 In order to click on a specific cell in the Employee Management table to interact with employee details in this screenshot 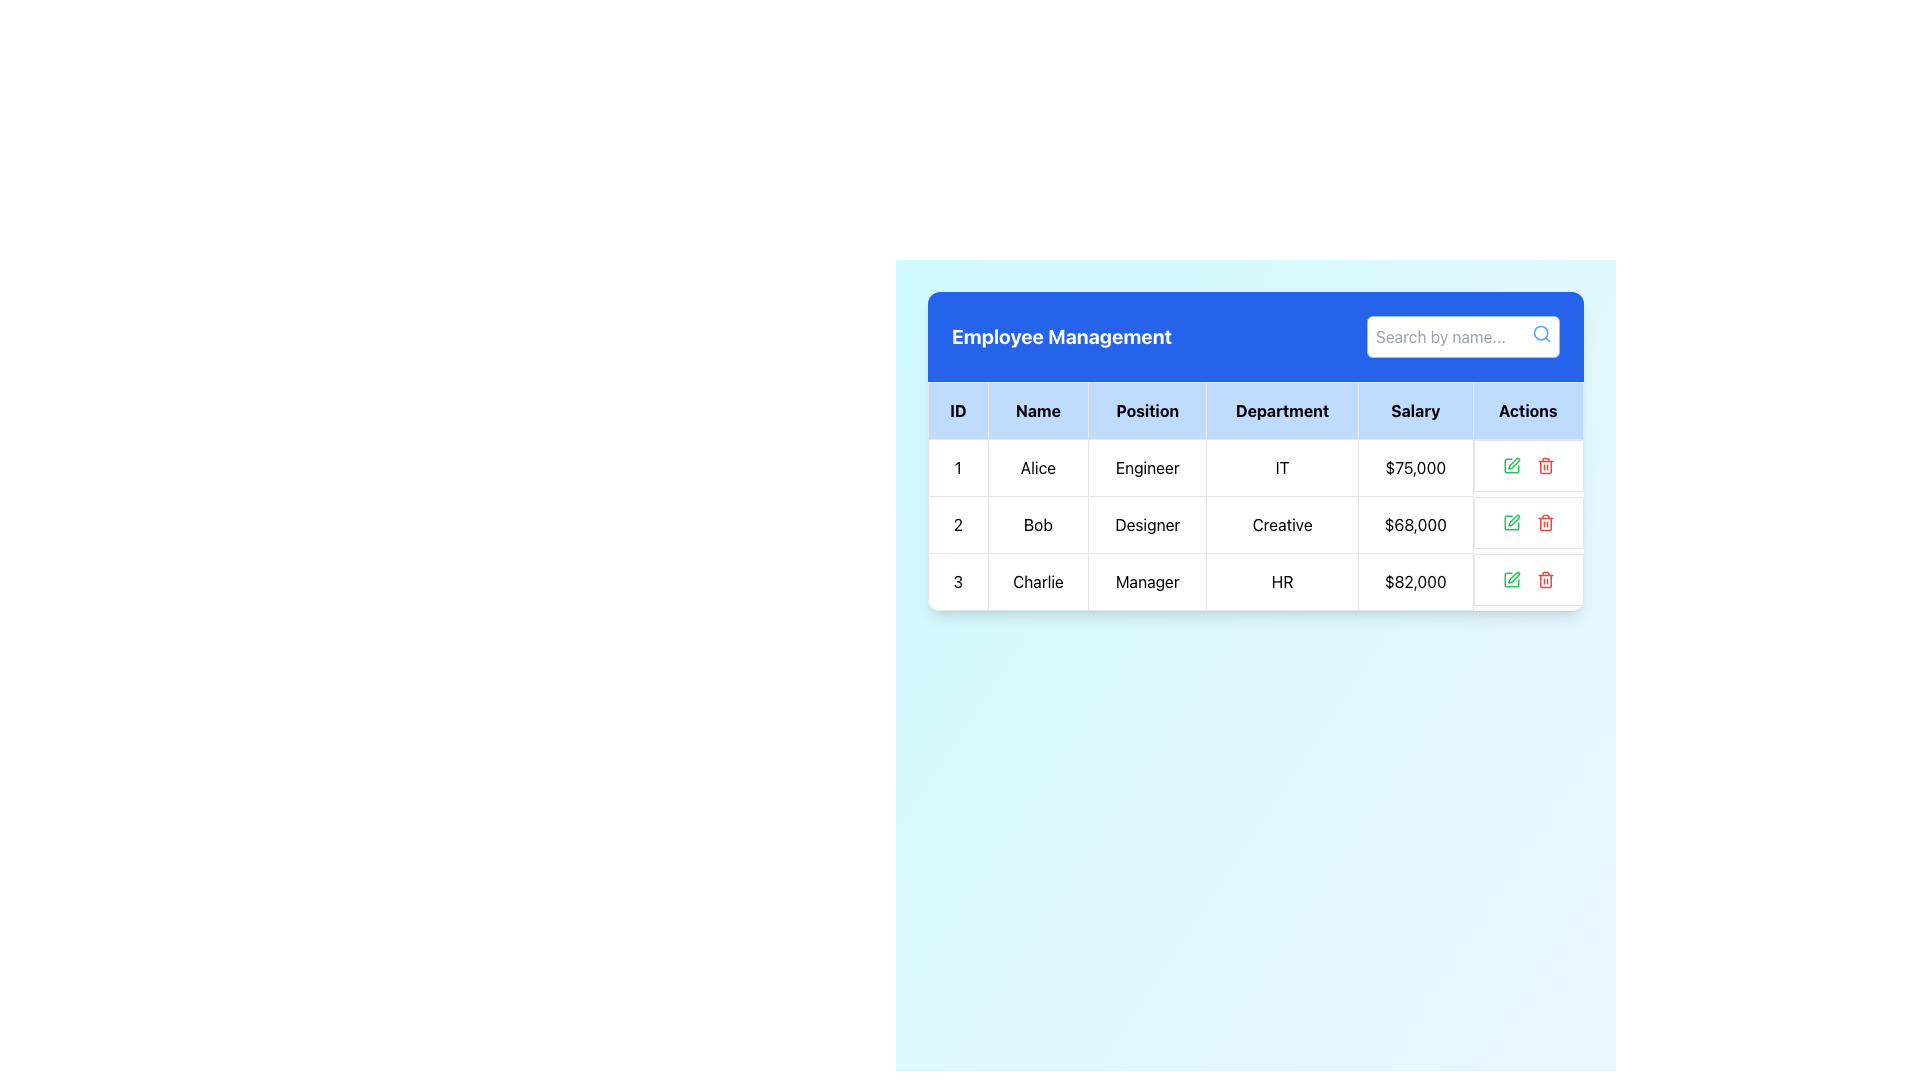, I will do `click(1255, 495)`.